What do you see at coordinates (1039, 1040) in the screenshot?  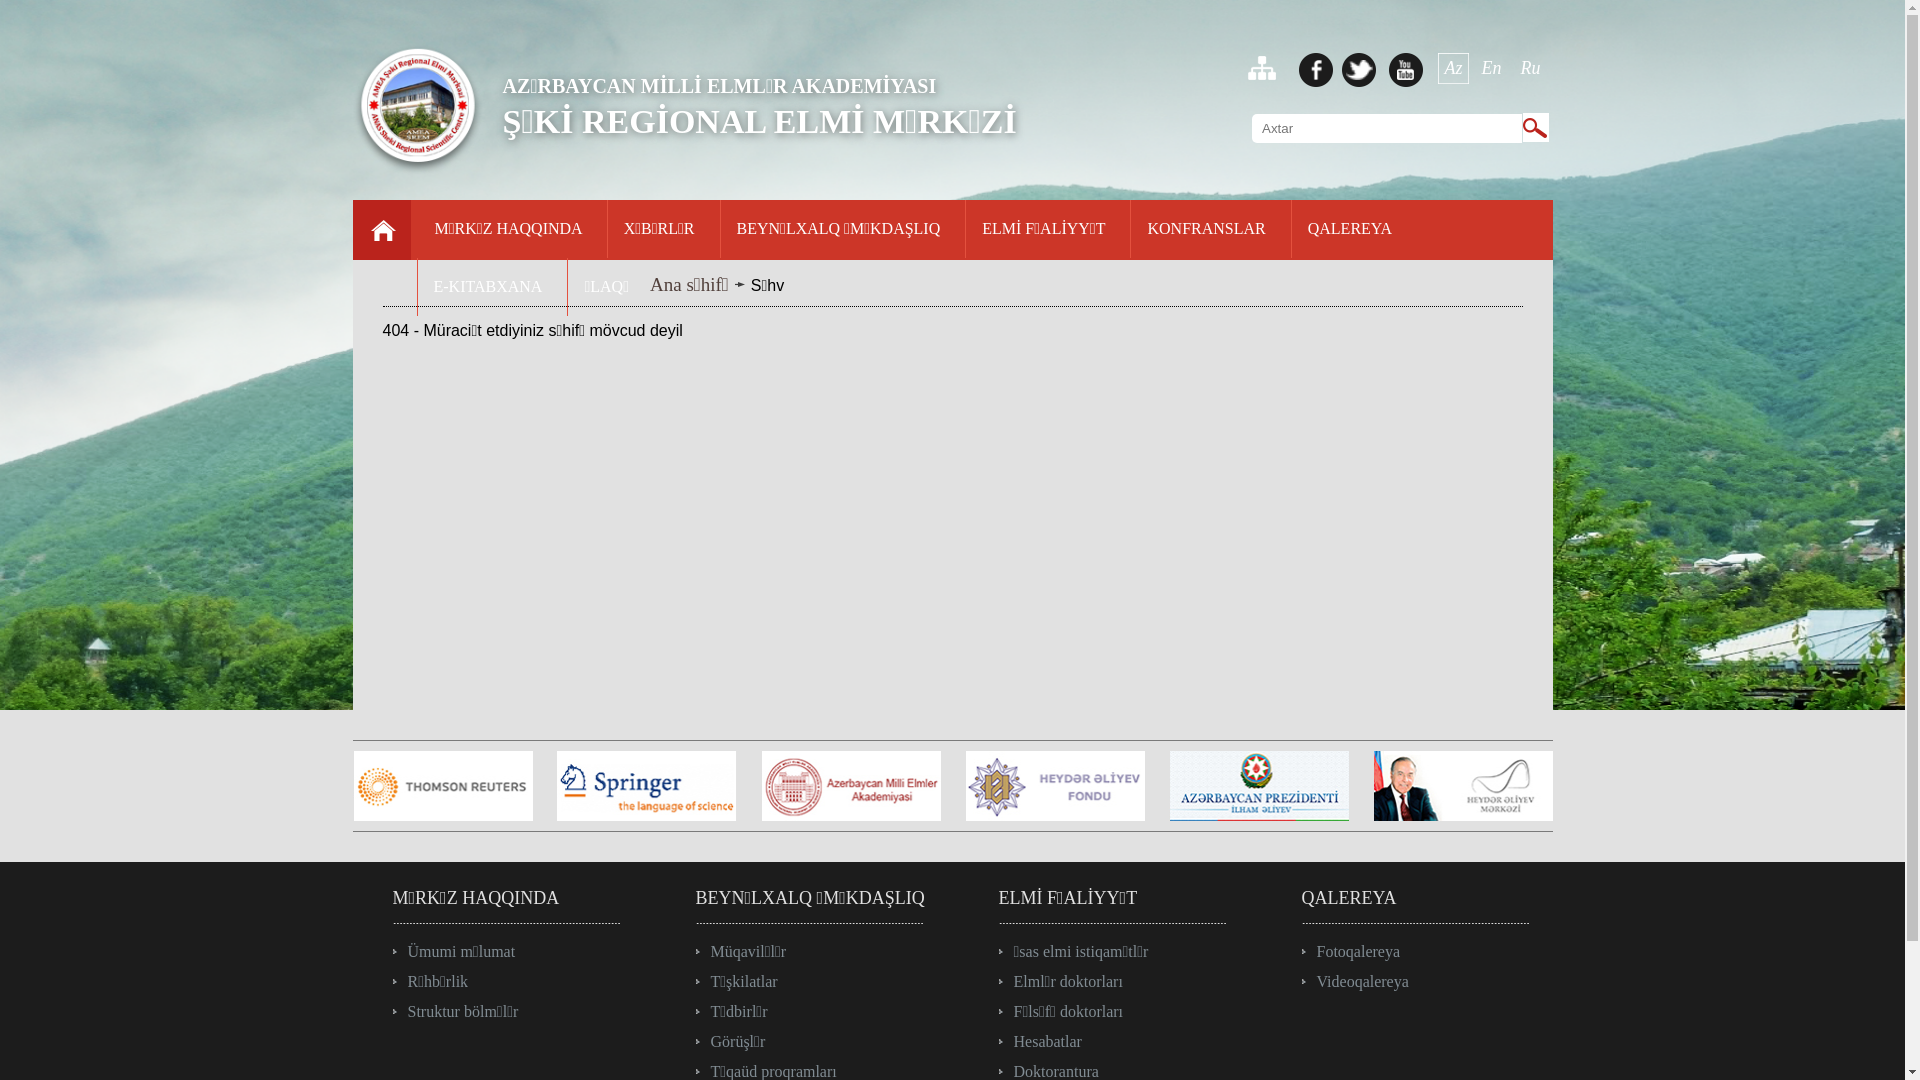 I see `'Hesabatlar'` at bounding box center [1039, 1040].